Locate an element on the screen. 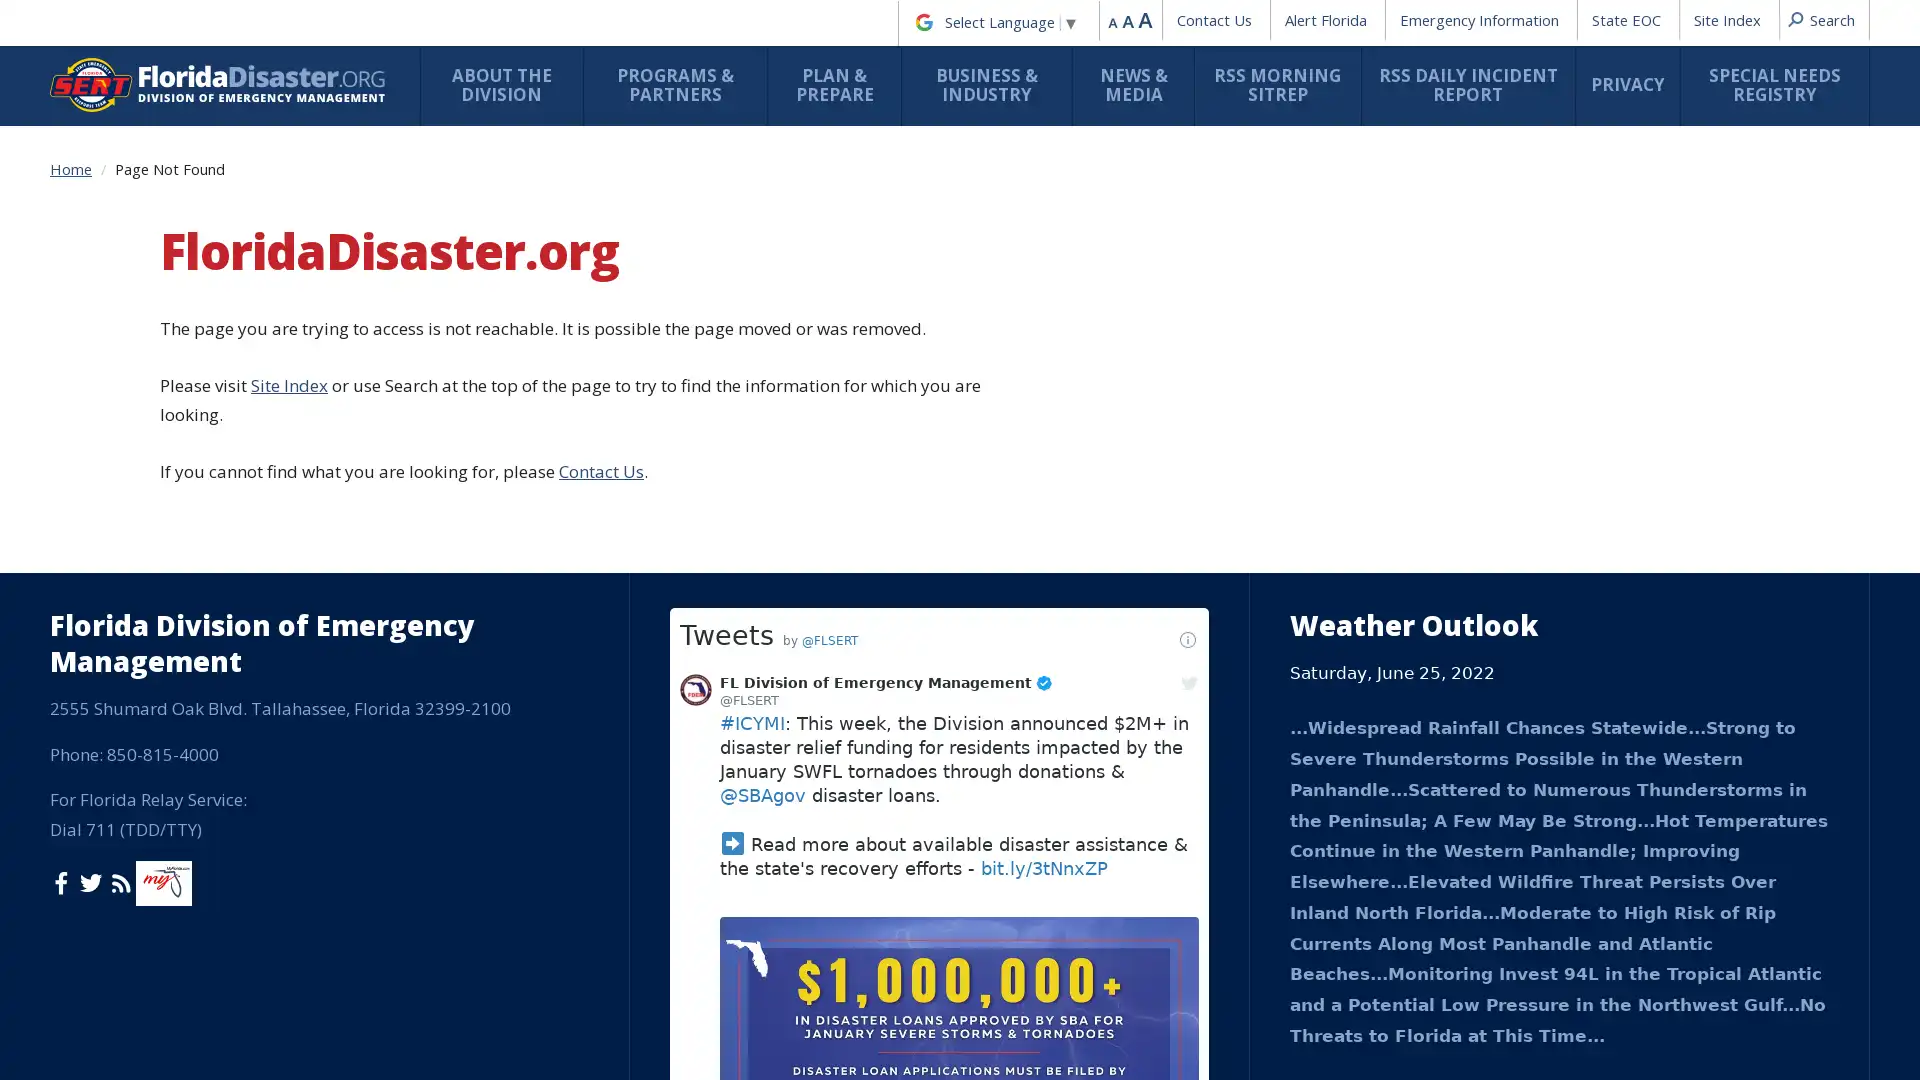 This screenshot has height=1080, width=1920. Toggle More is located at coordinates (1002, 765).